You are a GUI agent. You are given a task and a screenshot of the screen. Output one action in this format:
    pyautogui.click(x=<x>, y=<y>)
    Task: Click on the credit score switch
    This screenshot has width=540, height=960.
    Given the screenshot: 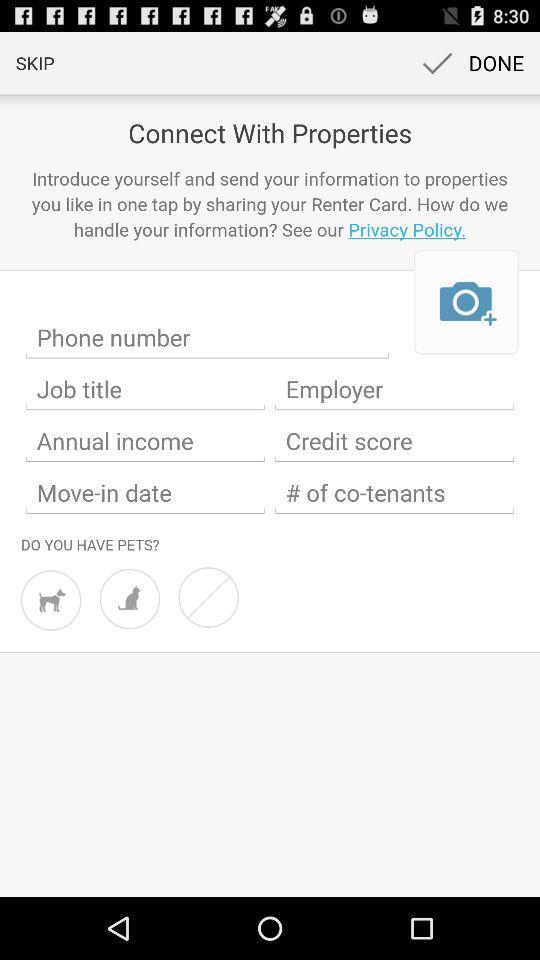 What is the action you would take?
    pyautogui.click(x=394, y=441)
    